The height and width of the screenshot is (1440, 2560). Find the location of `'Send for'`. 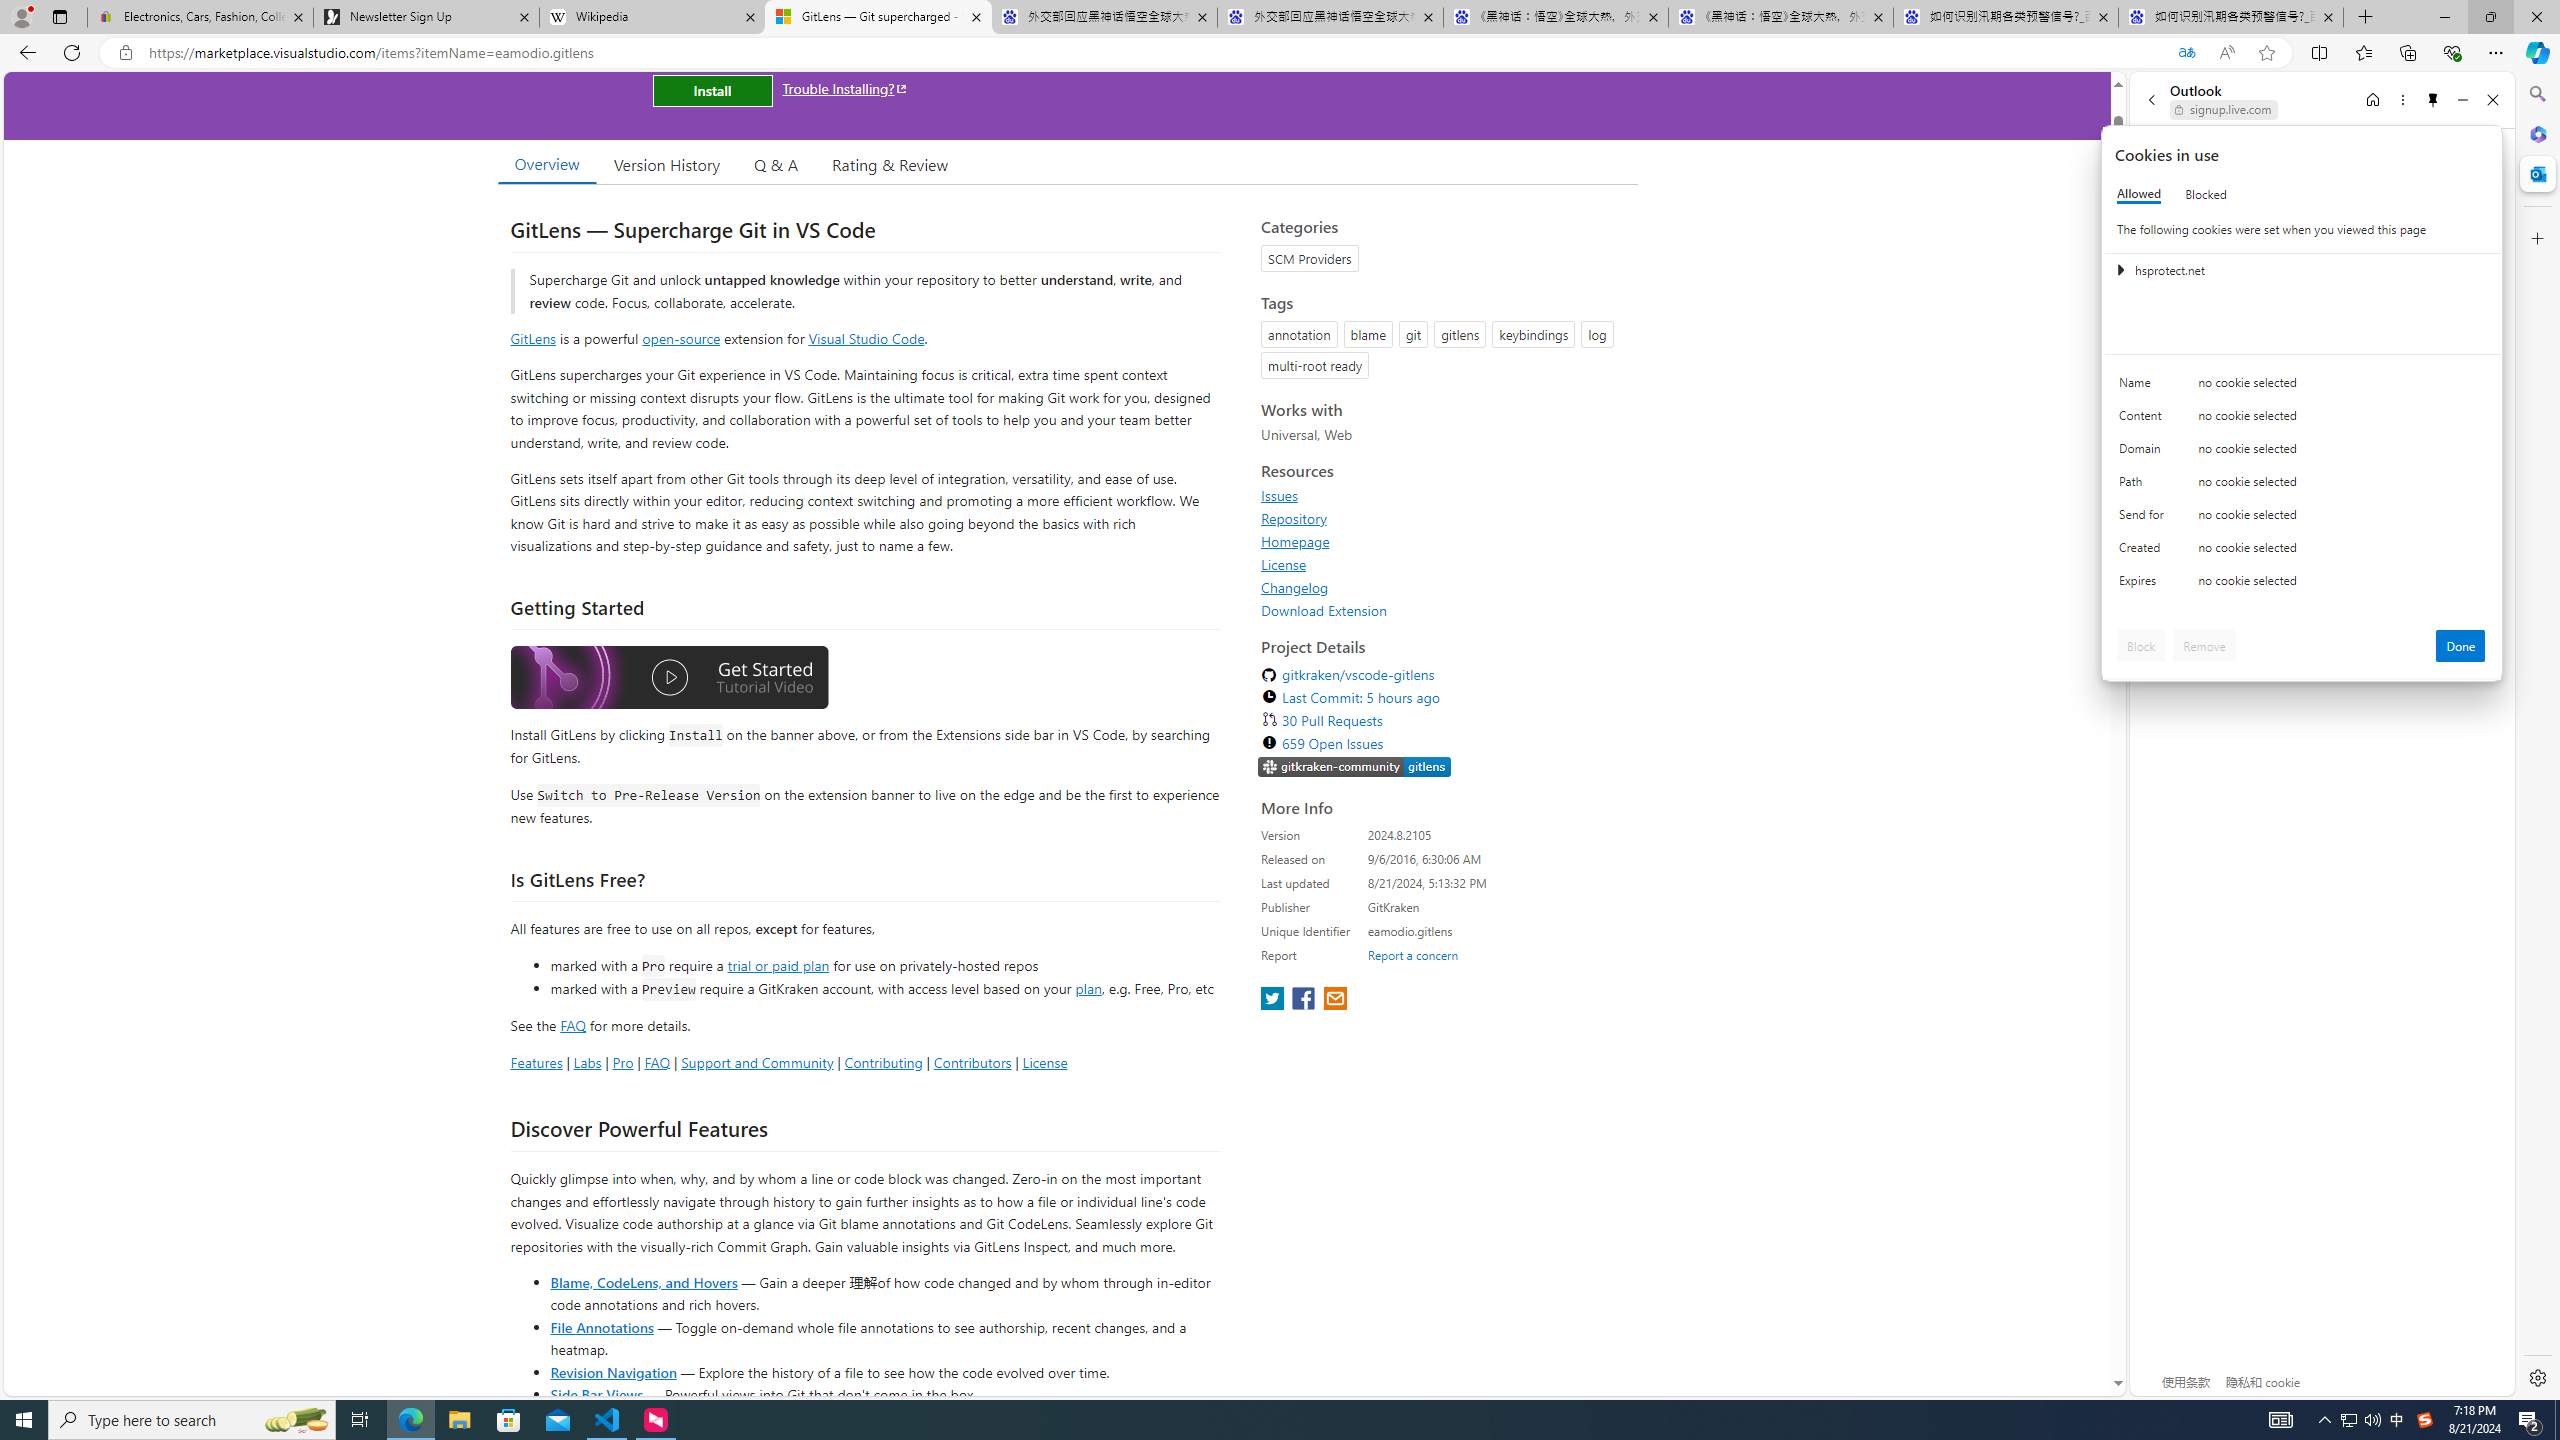

'Send for' is located at coordinates (2144, 518).